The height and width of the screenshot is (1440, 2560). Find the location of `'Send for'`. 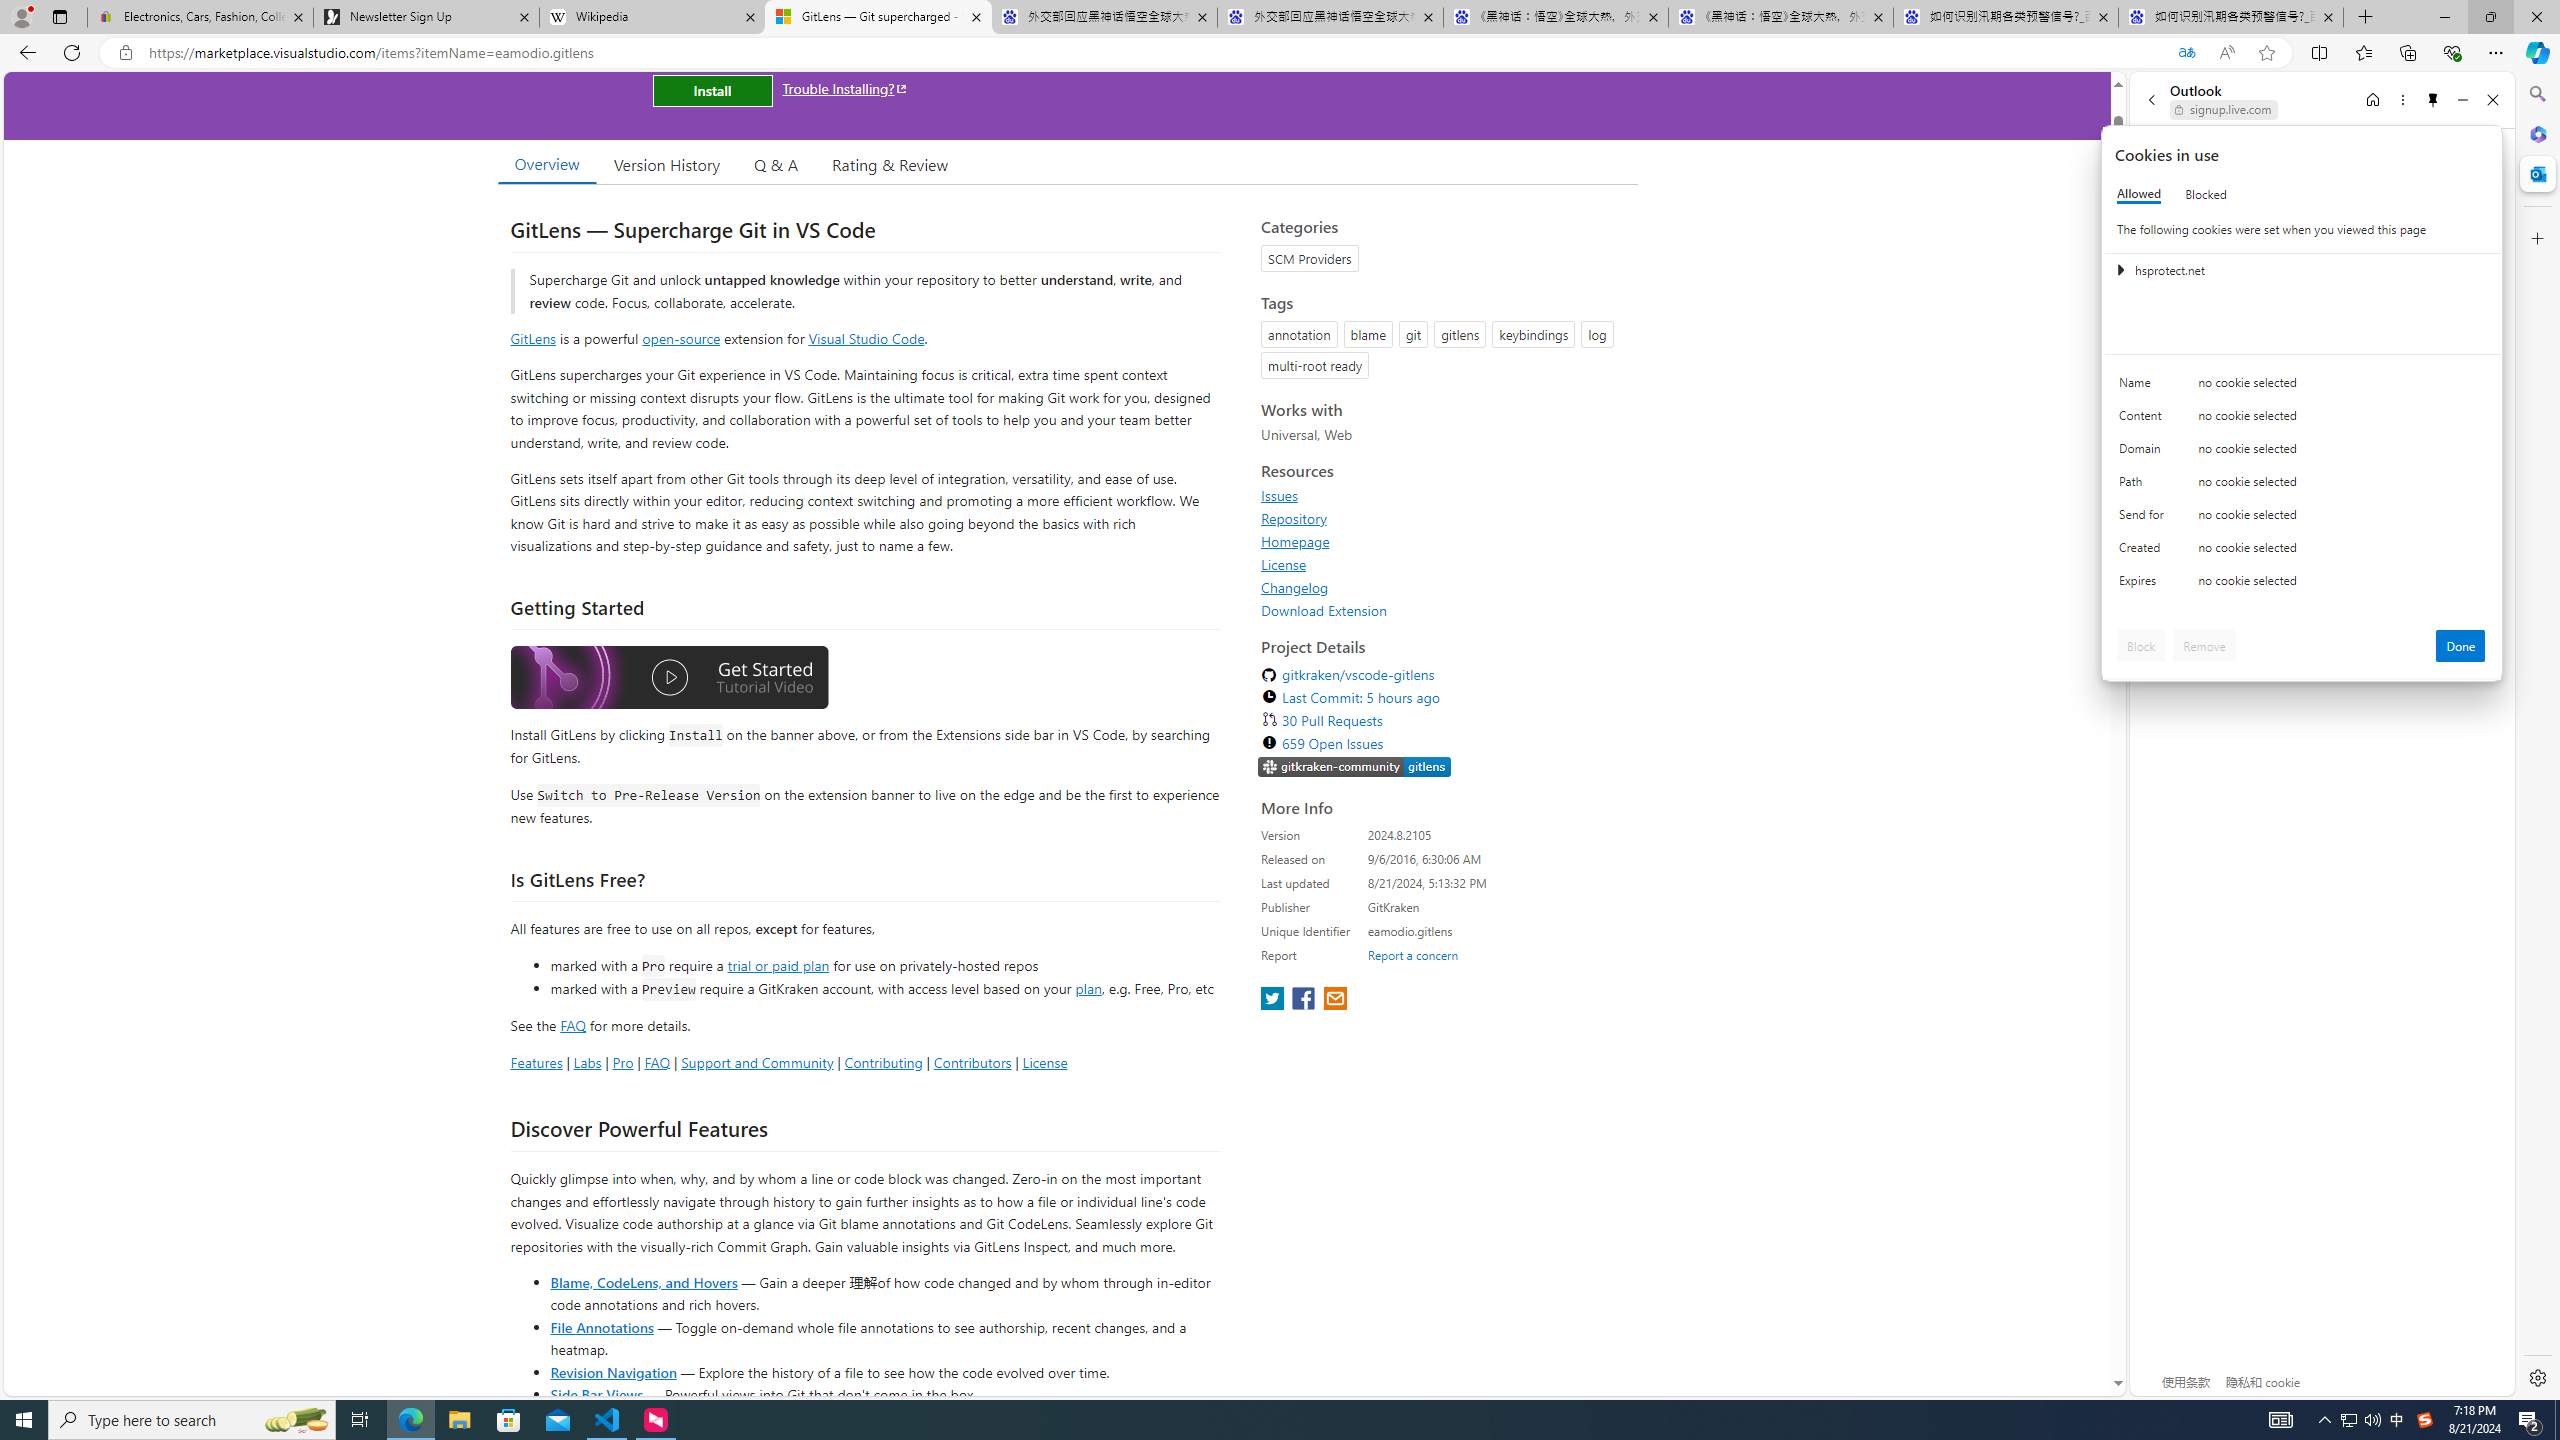

'Send for' is located at coordinates (2144, 518).